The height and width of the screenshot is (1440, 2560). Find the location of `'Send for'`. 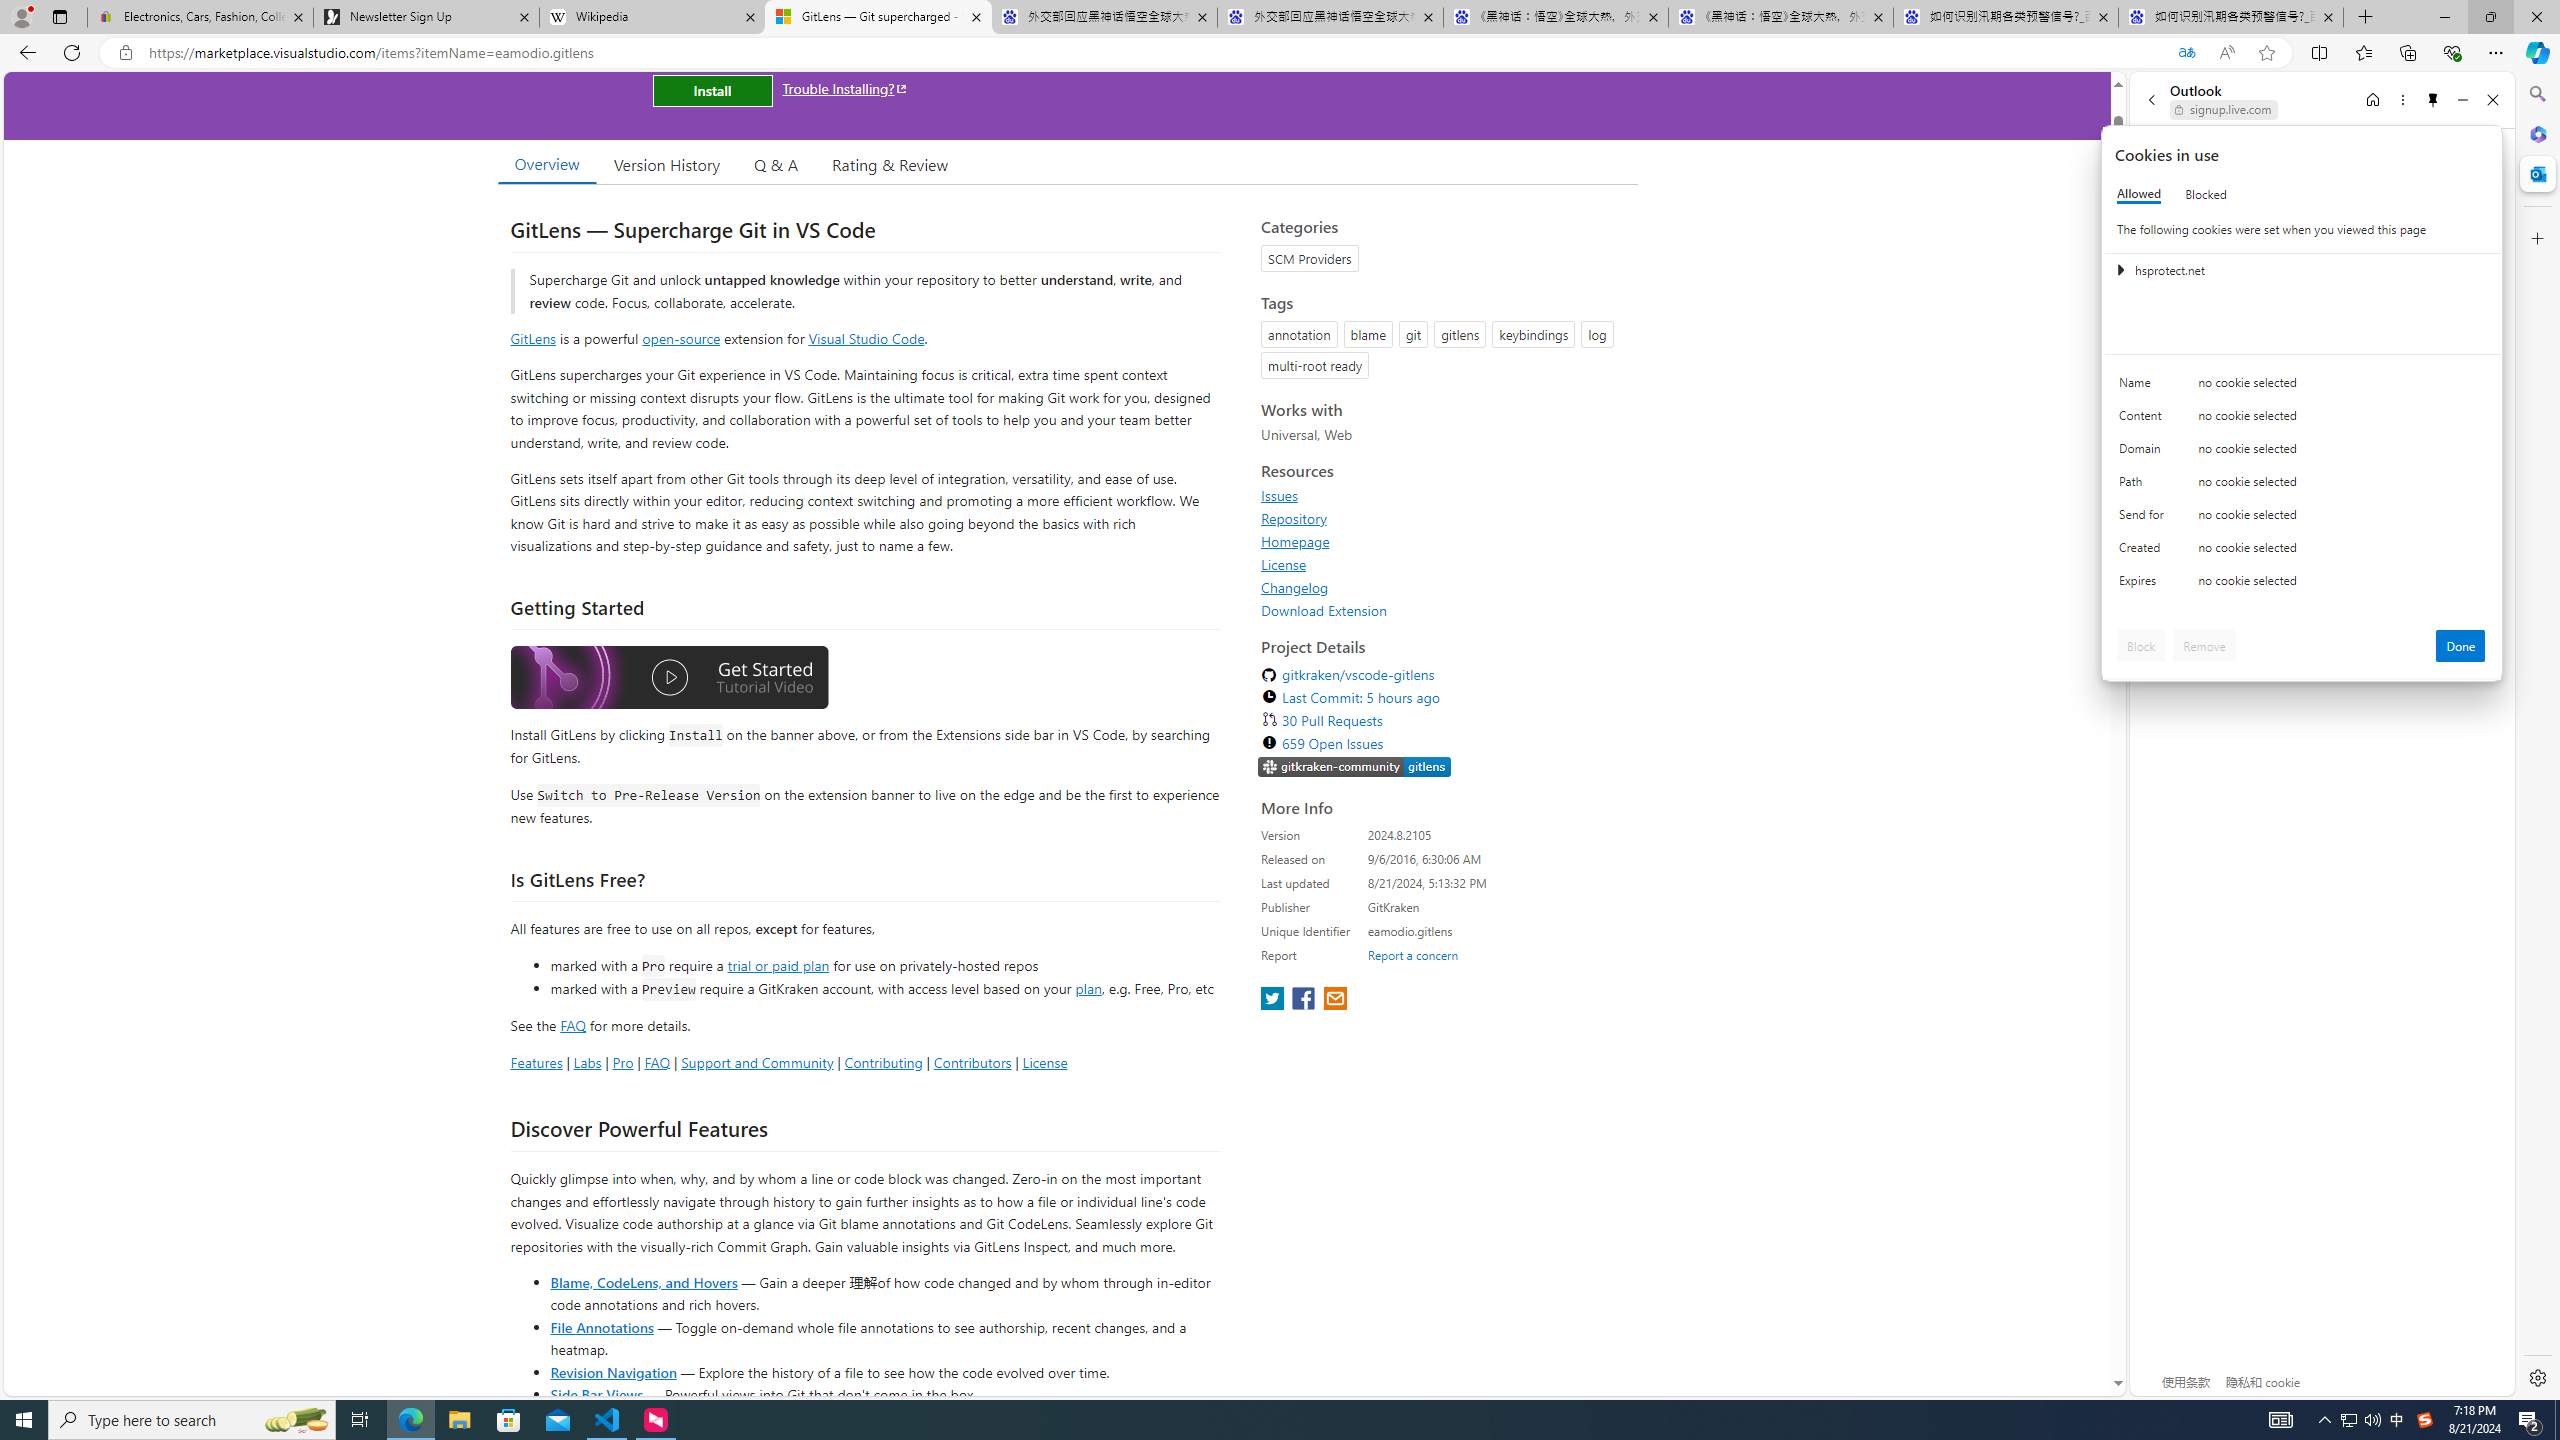

'Send for' is located at coordinates (2144, 518).